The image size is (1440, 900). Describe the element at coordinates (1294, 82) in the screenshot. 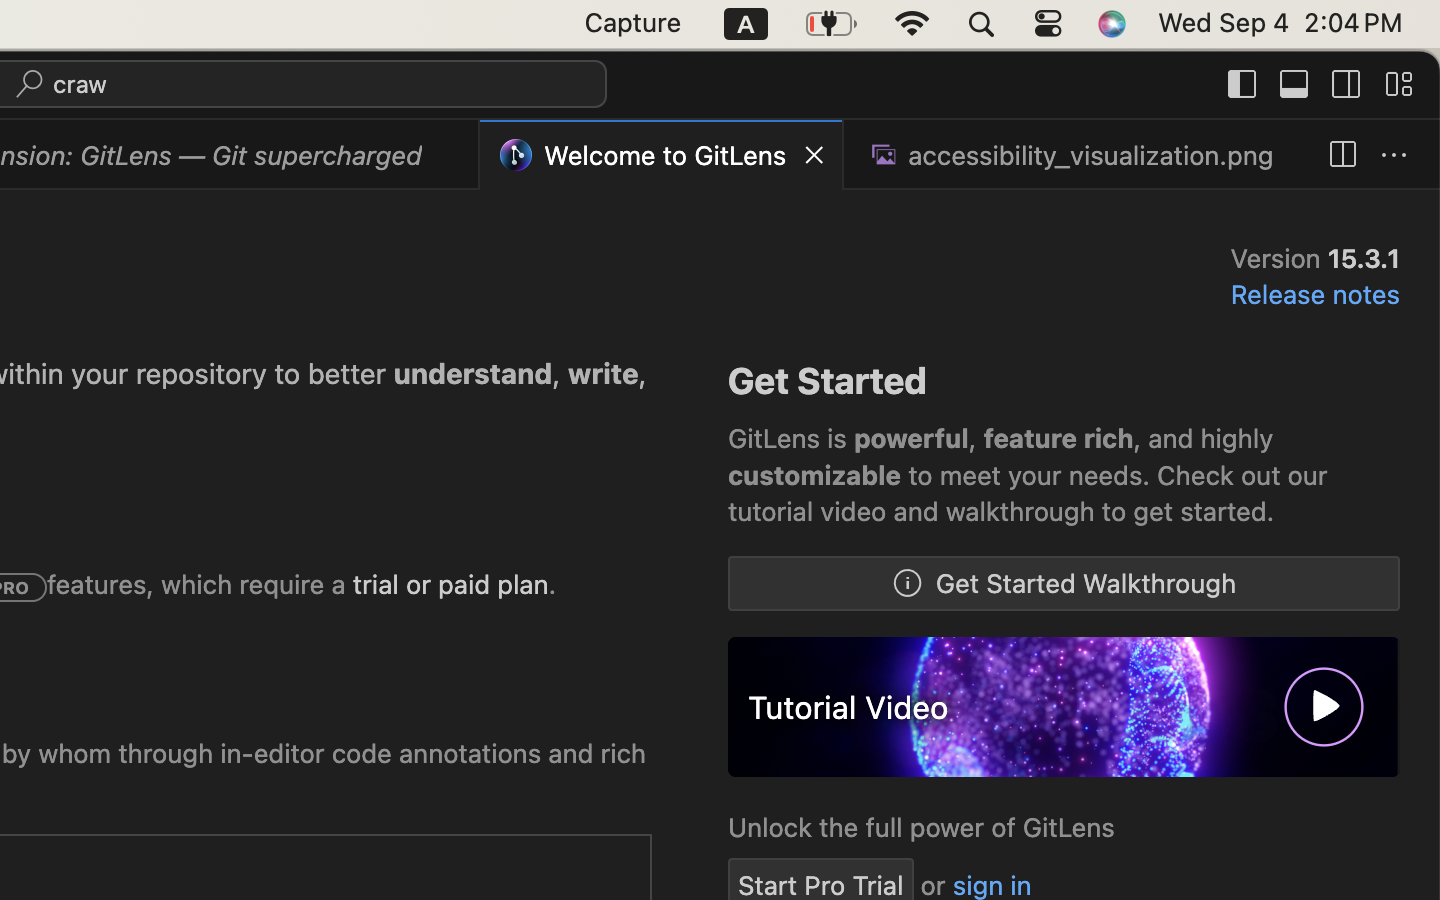

I see `''` at that location.